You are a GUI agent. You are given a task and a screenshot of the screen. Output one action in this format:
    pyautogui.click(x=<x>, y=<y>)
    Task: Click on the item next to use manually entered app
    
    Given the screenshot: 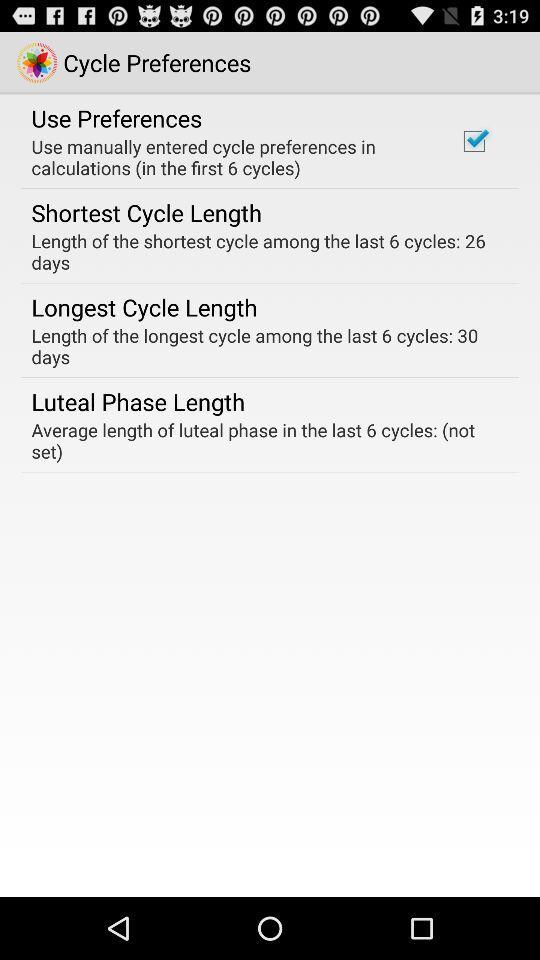 What is the action you would take?
    pyautogui.click(x=473, y=140)
    